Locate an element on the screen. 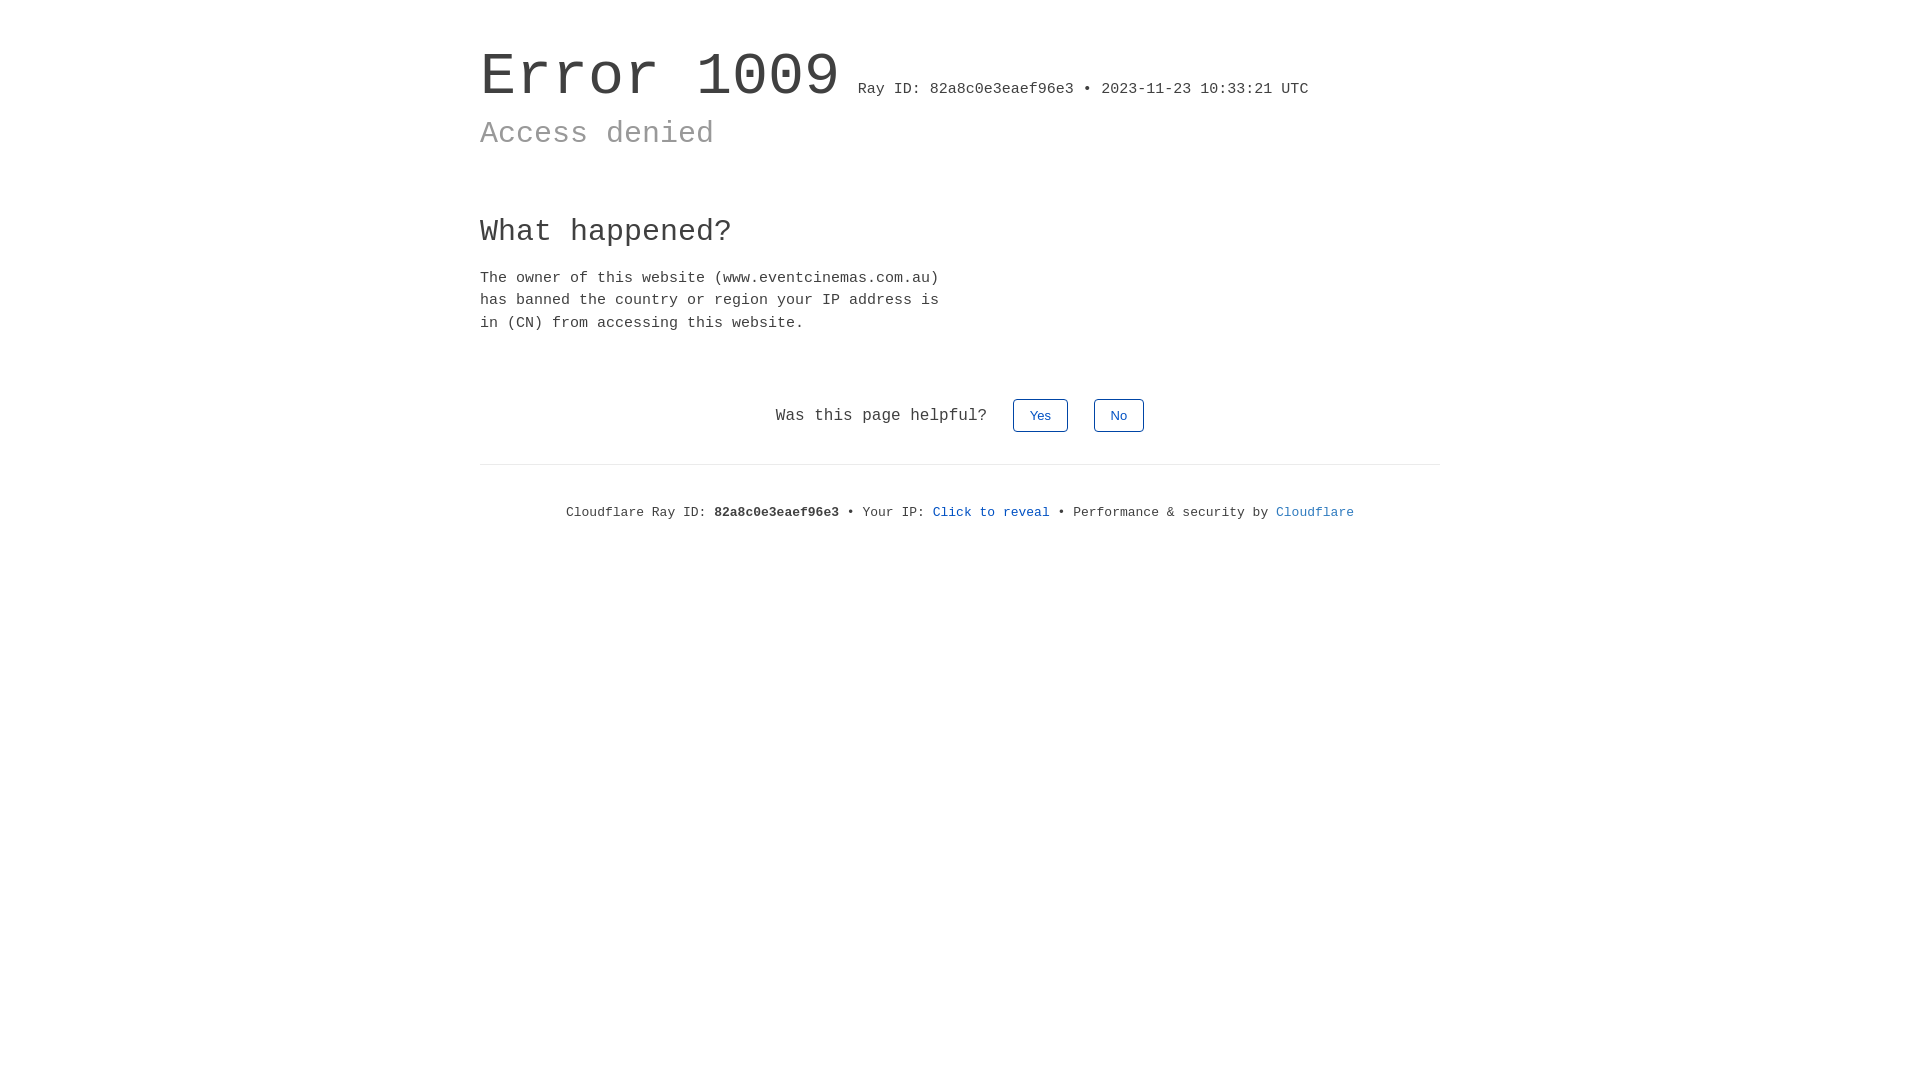 This screenshot has height=1080, width=1920. 'Yes' is located at coordinates (1012, 414).